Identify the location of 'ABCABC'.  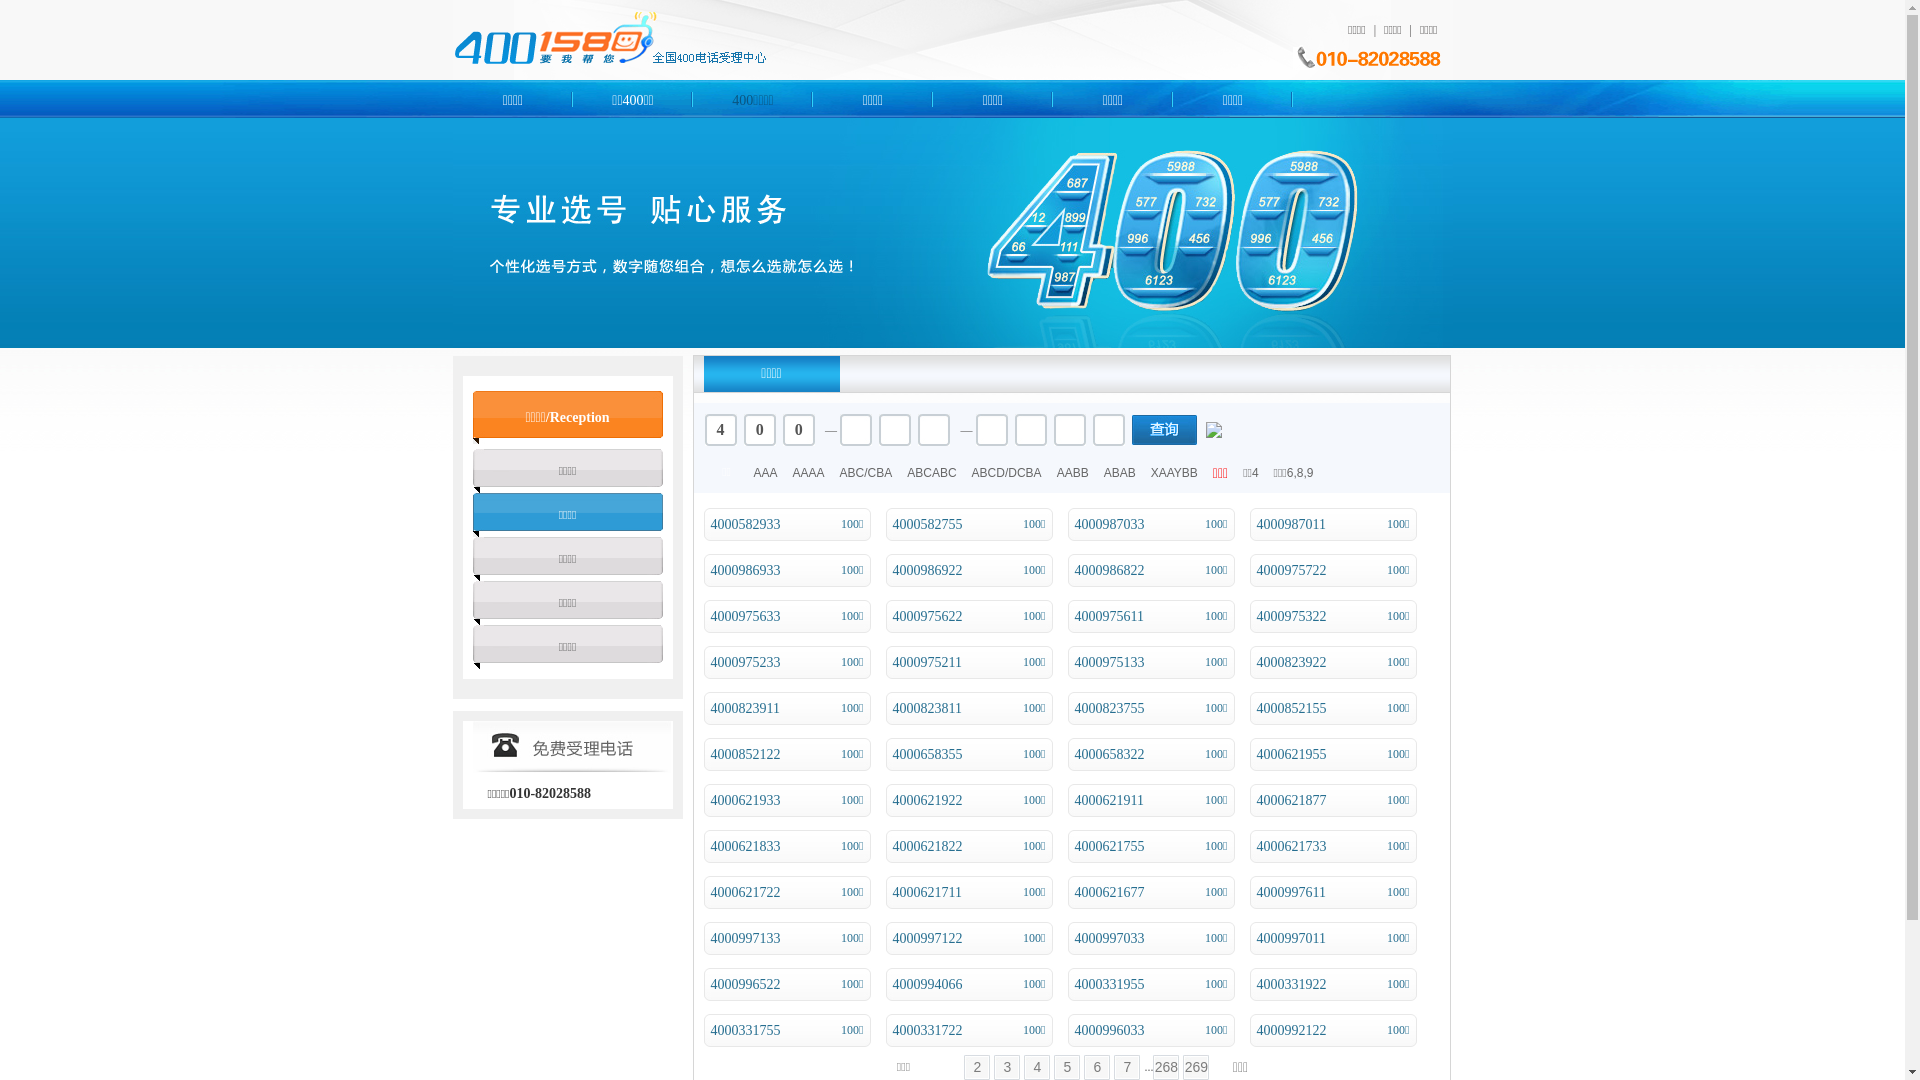
(930, 473).